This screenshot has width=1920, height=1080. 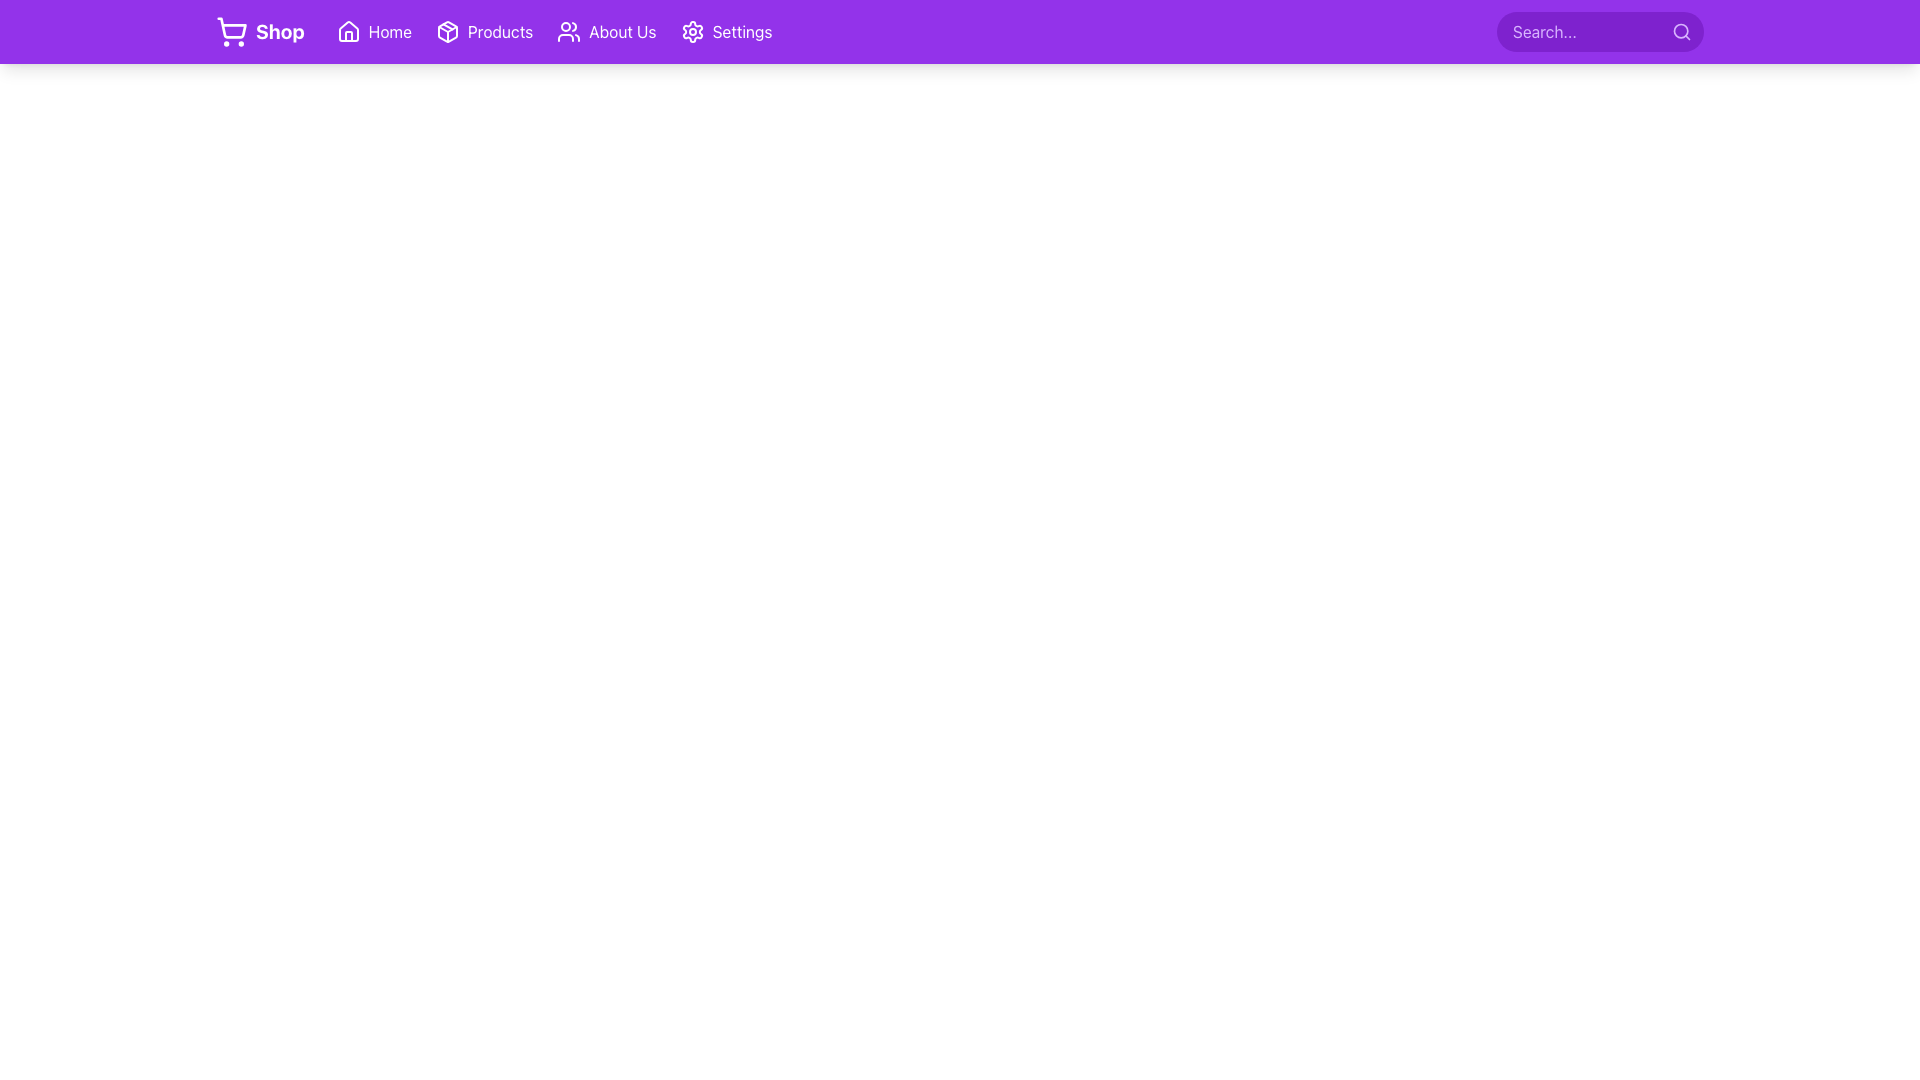 What do you see at coordinates (692, 31) in the screenshot?
I see `the decorative graphic of the settings icon, which is a gear-like structure located in the top-right corner of the user interface` at bounding box center [692, 31].